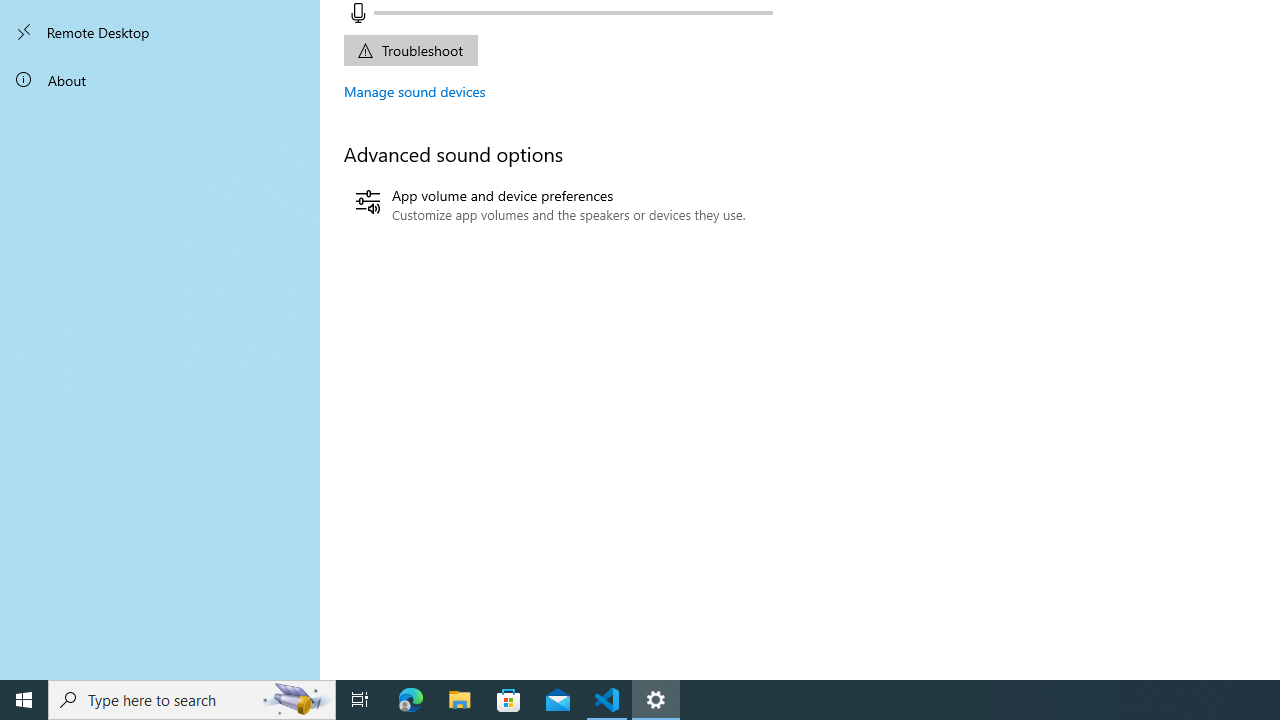 The width and height of the screenshot is (1280, 720). What do you see at coordinates (606, 698) in the screenshot?
I see `'Visual Studio Code - 1 running window'` at bounding box center [606, 698].